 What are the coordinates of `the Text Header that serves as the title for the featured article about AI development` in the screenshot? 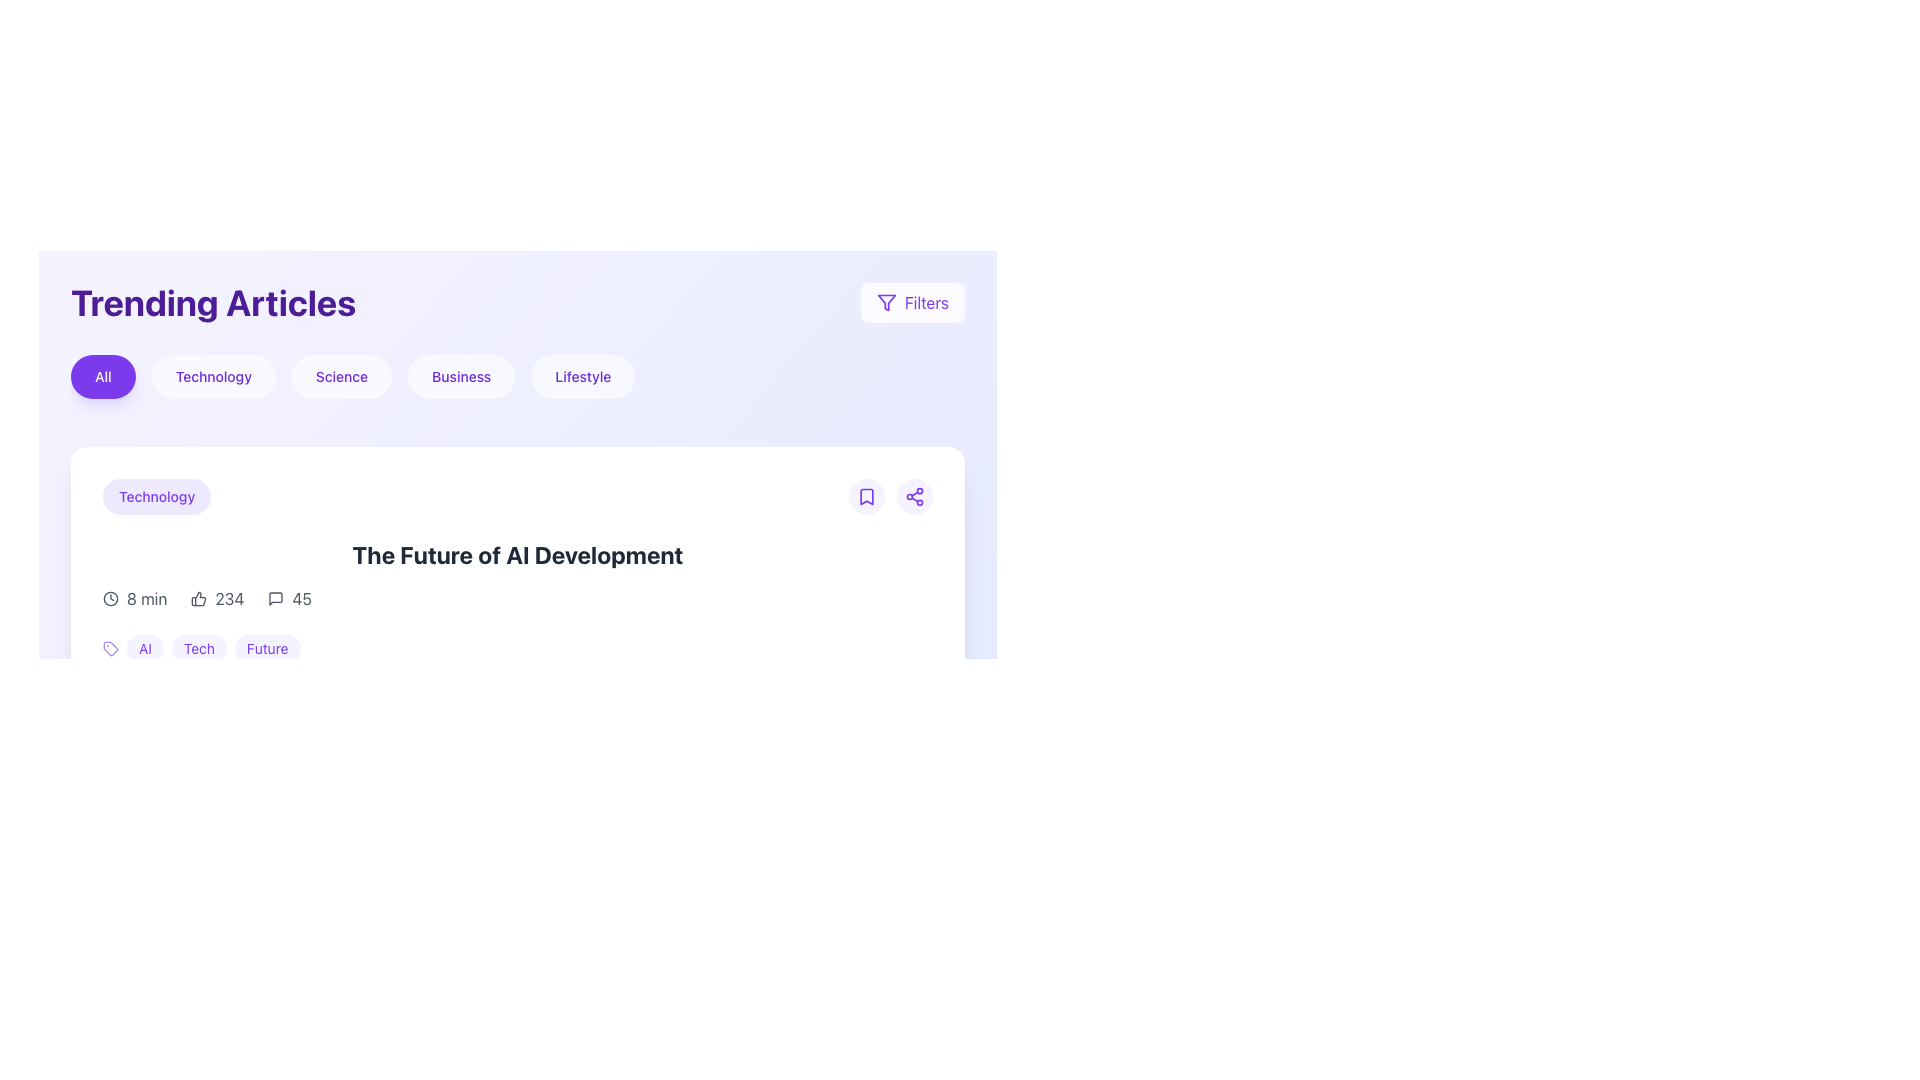 It's located at (518, 555).